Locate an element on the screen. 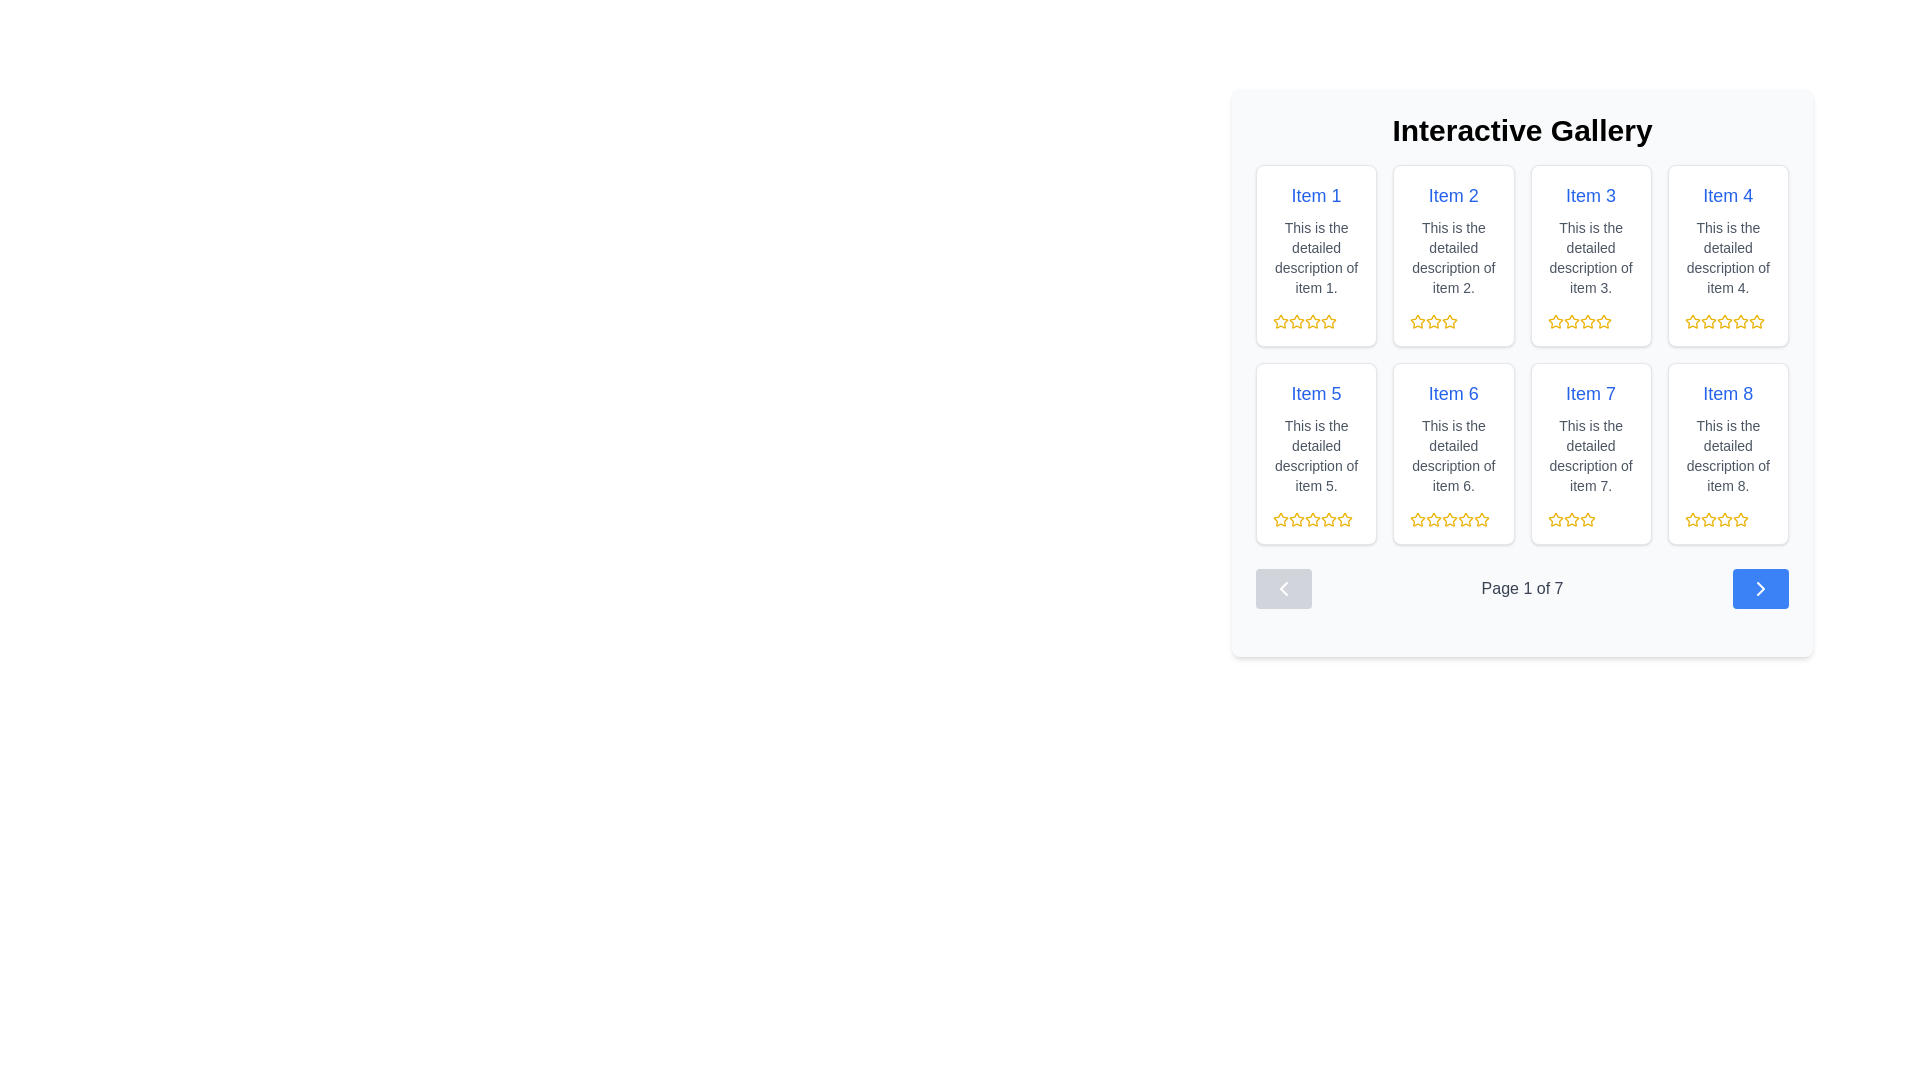 Image resolution: width=1920 pixels, height=1080 pixels. the first star icon in the 5-star rating row below the card labeled 'Item 1' in the gallery, which is a yellow star-shaped SVG with a hollow center is located at coordinates (1329, 320).